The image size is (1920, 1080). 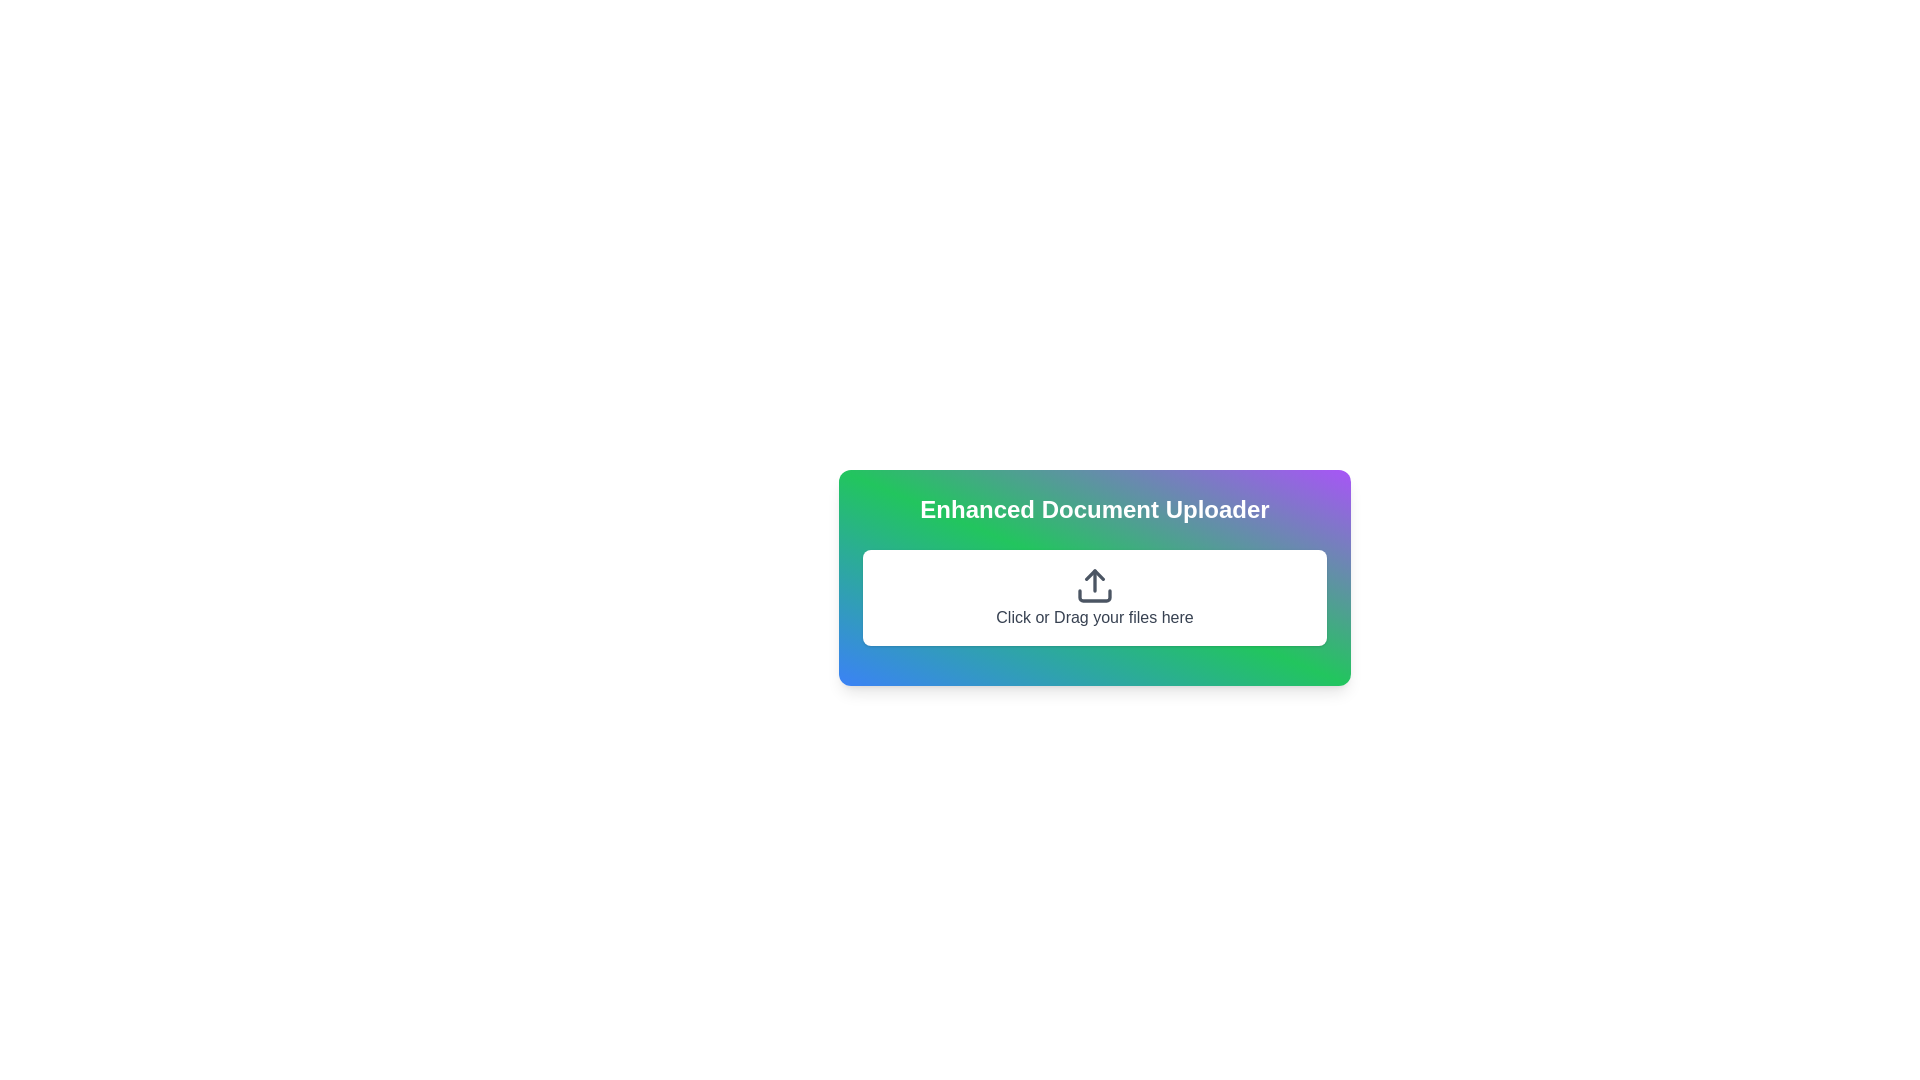 I want to click on the upload arrow SVG icon, which is centrally placed within the white box labeled 'Click or Drag your files here', so click(x=1093, y=585).